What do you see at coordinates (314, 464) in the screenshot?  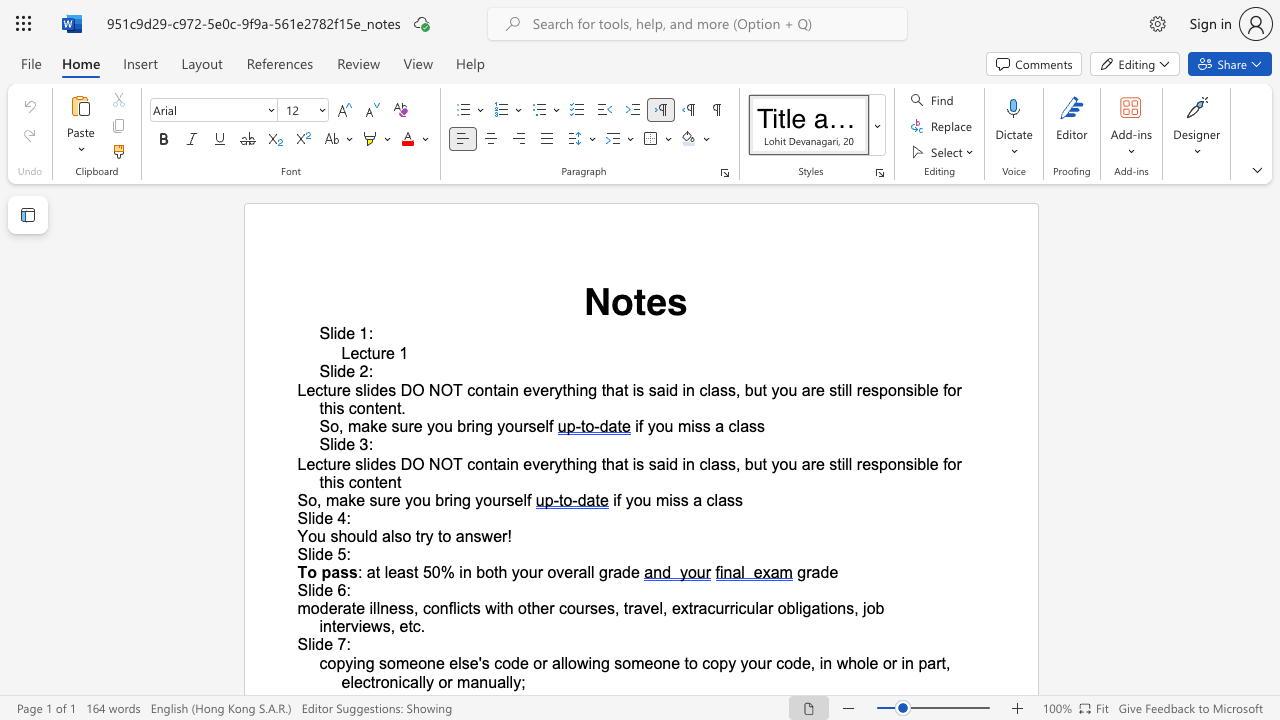 I see `the space between the continuous character "e" and "c" in the text` at bounding box center [314, 464].